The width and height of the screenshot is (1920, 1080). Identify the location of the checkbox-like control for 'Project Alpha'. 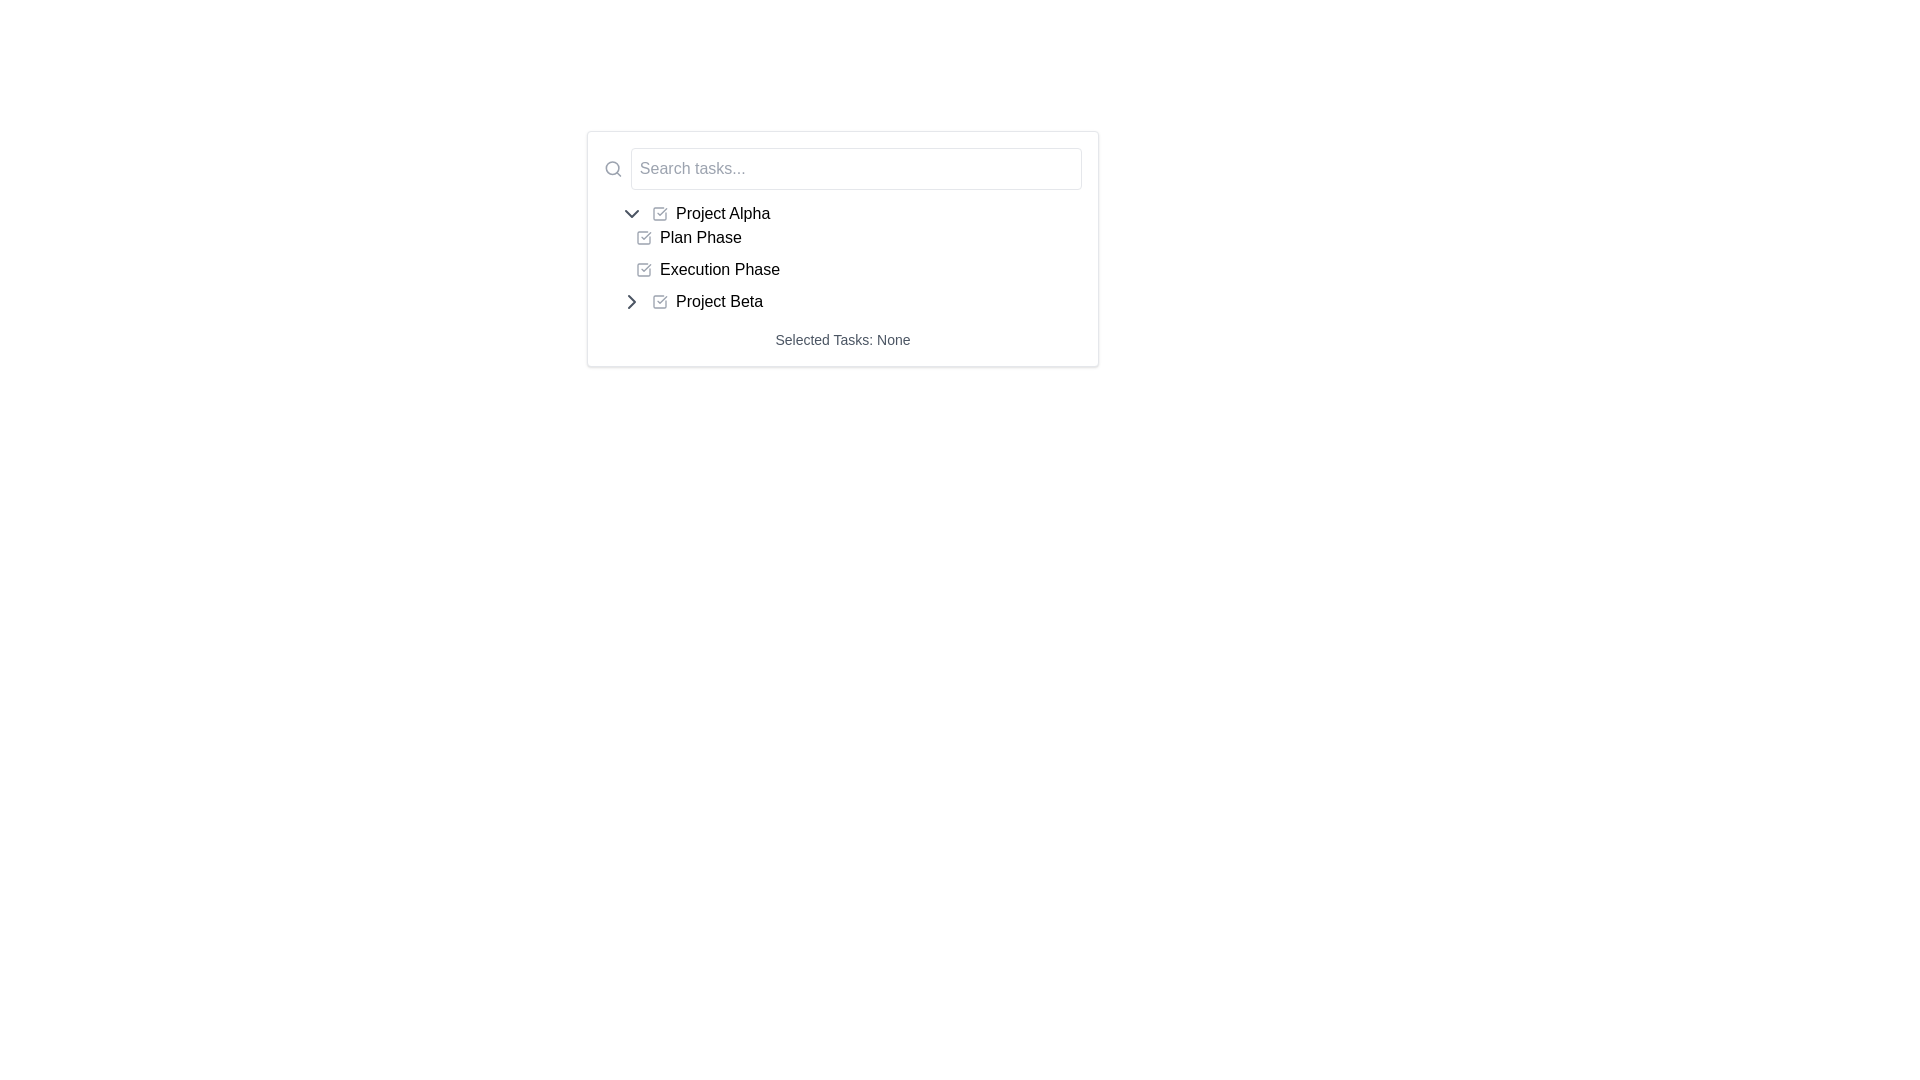
(660, 213).